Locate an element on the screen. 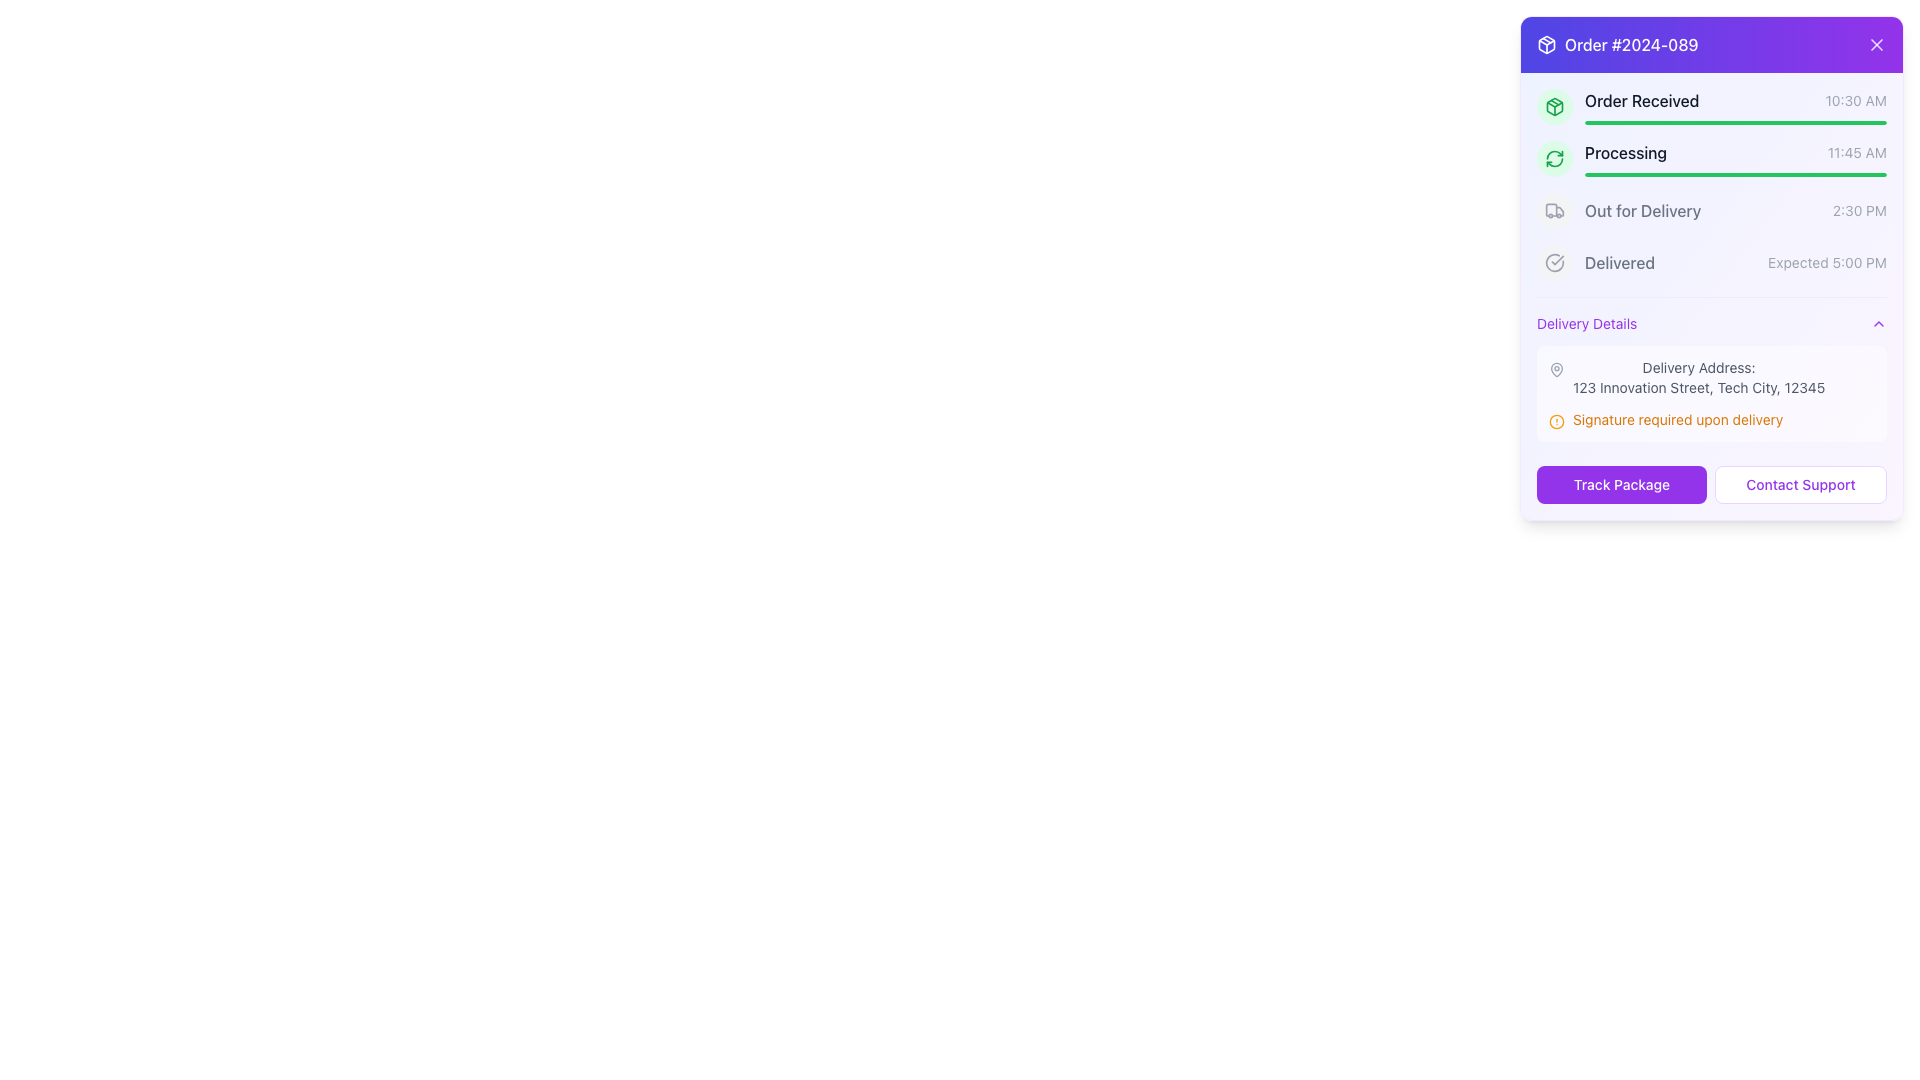 This screenshot has width=1920, height=1080. the bottom-right segment of the circular arrow icon, which is a curved section of the refresh/reload symbol is located at coordinates (1554, 161).